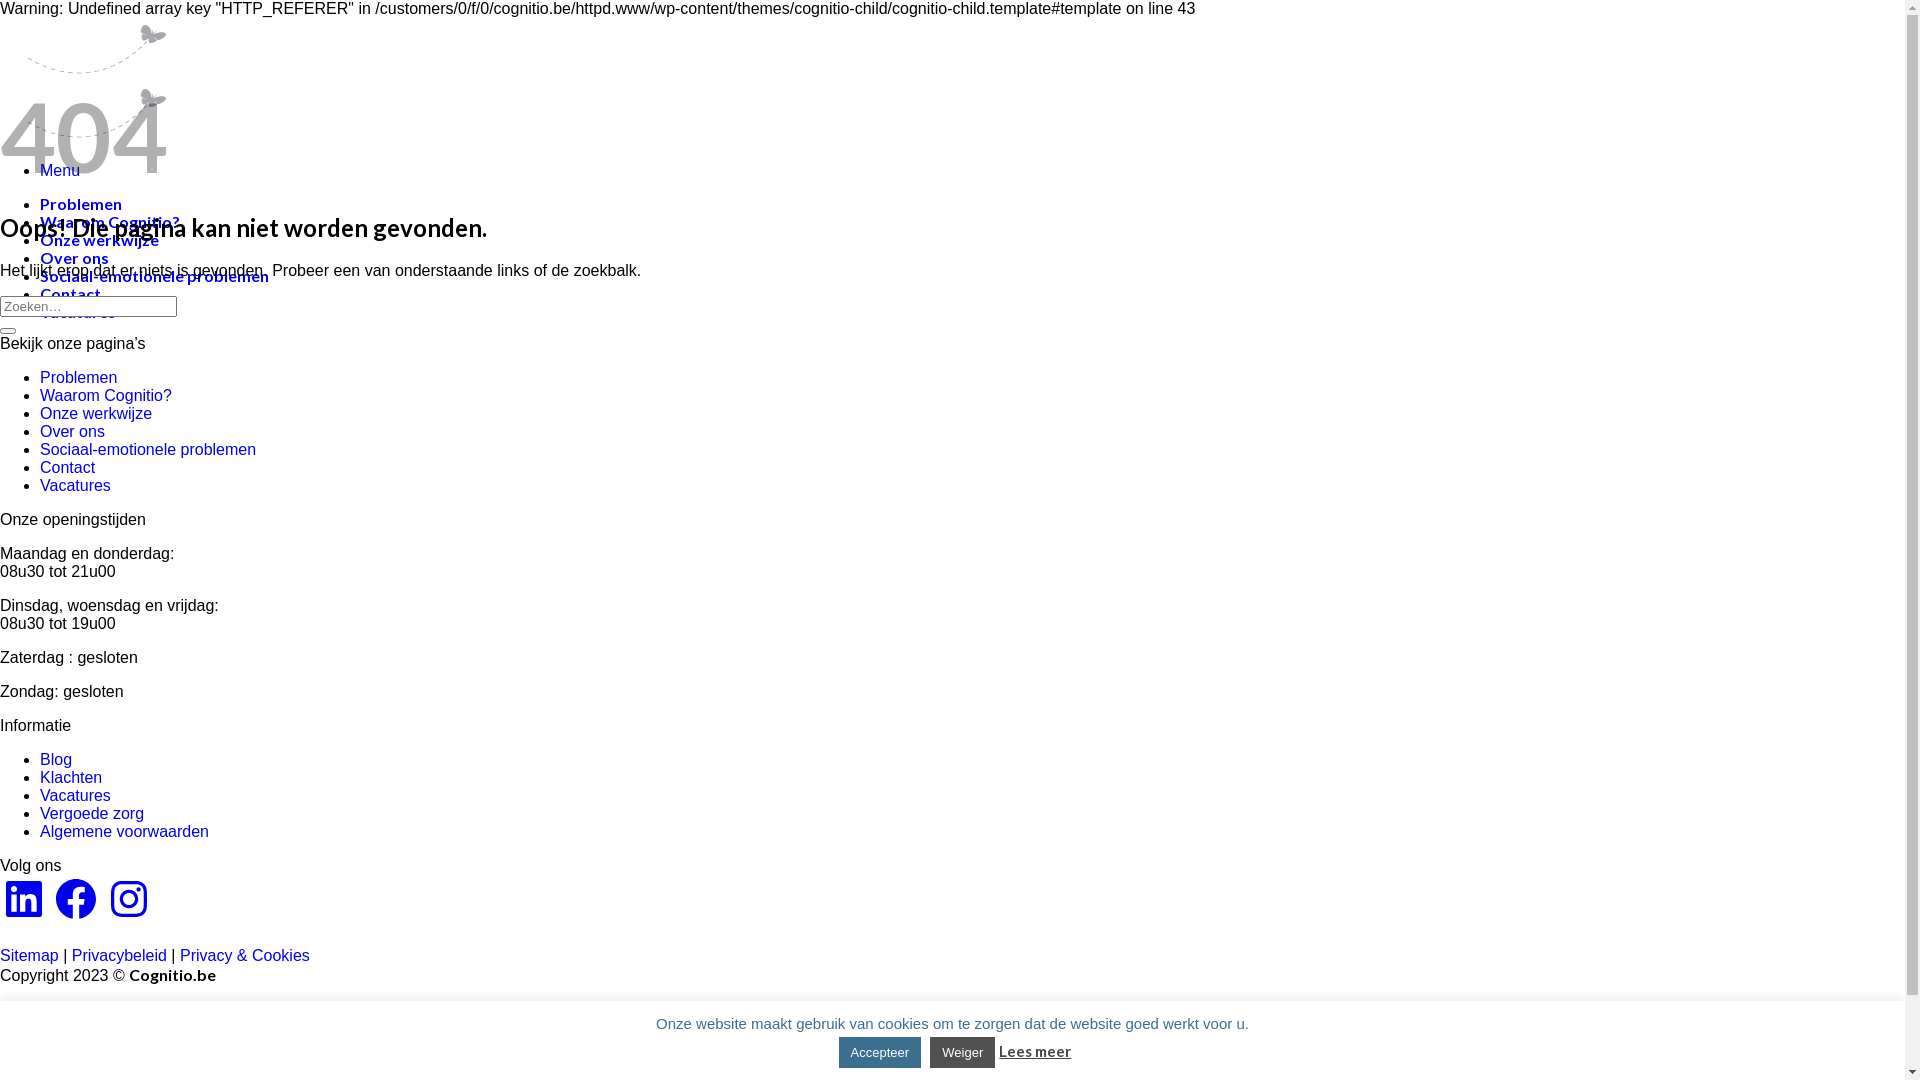 Image resolution: width=1920 pixels, height=1080 pixels. I want to click on 'Vacatures', so click(75, 485).